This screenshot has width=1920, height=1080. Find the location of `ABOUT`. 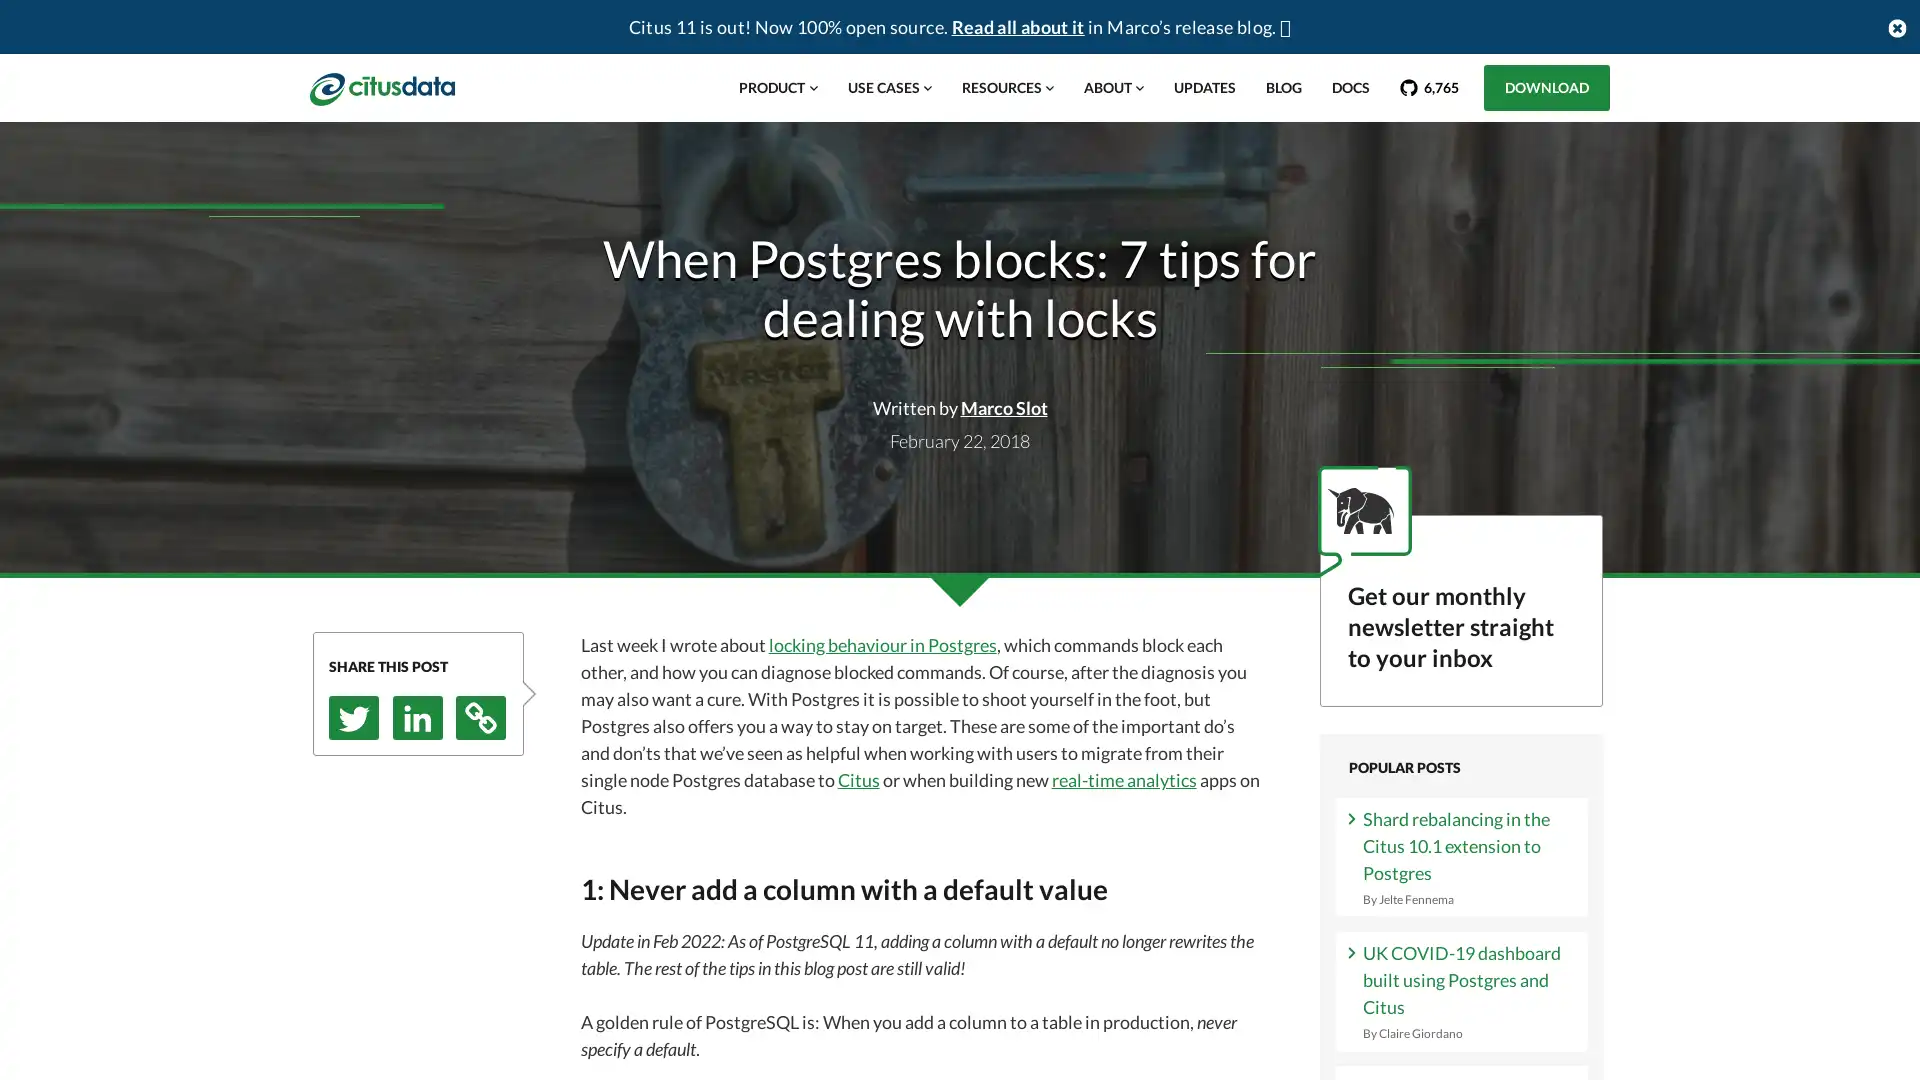

ABOUT is located at coordinates (1112, 87).